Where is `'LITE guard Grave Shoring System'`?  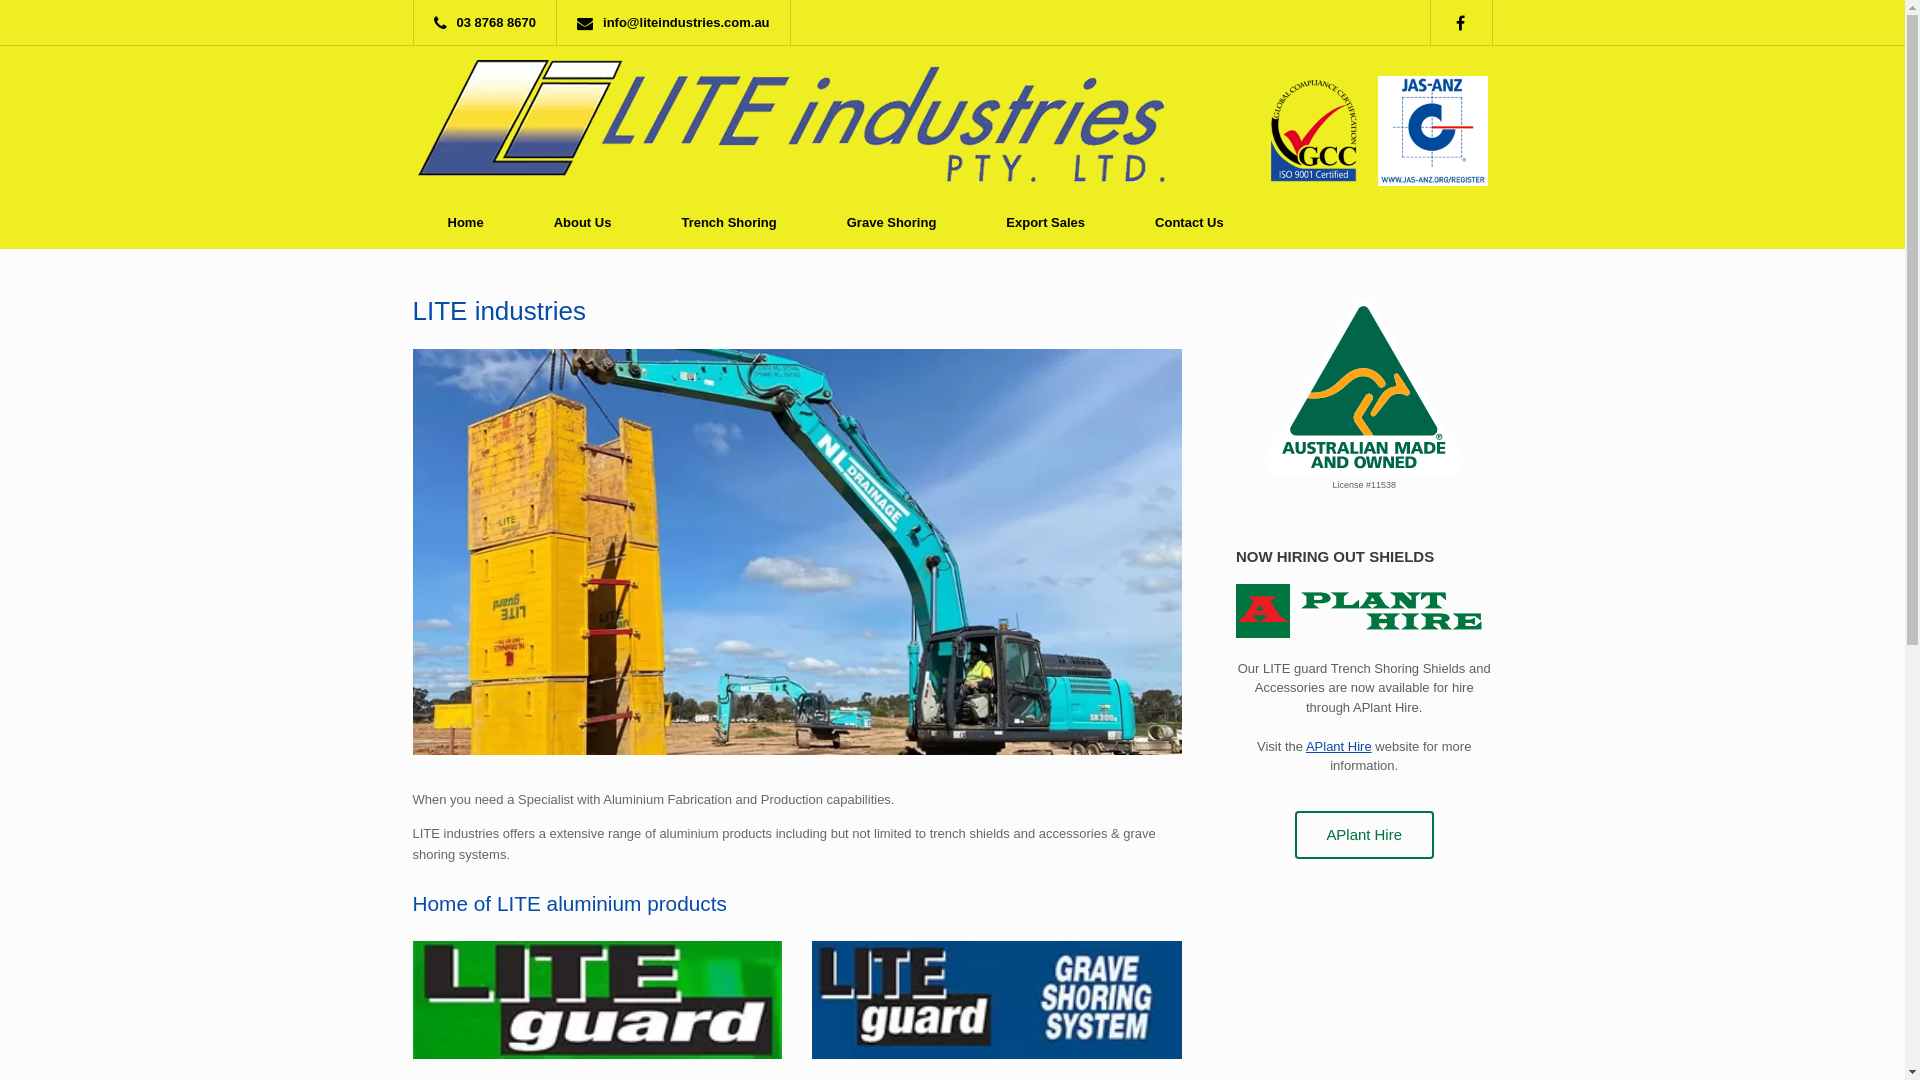
'LITE guard Grave Shoring System' is located at coordinates (997, 999).